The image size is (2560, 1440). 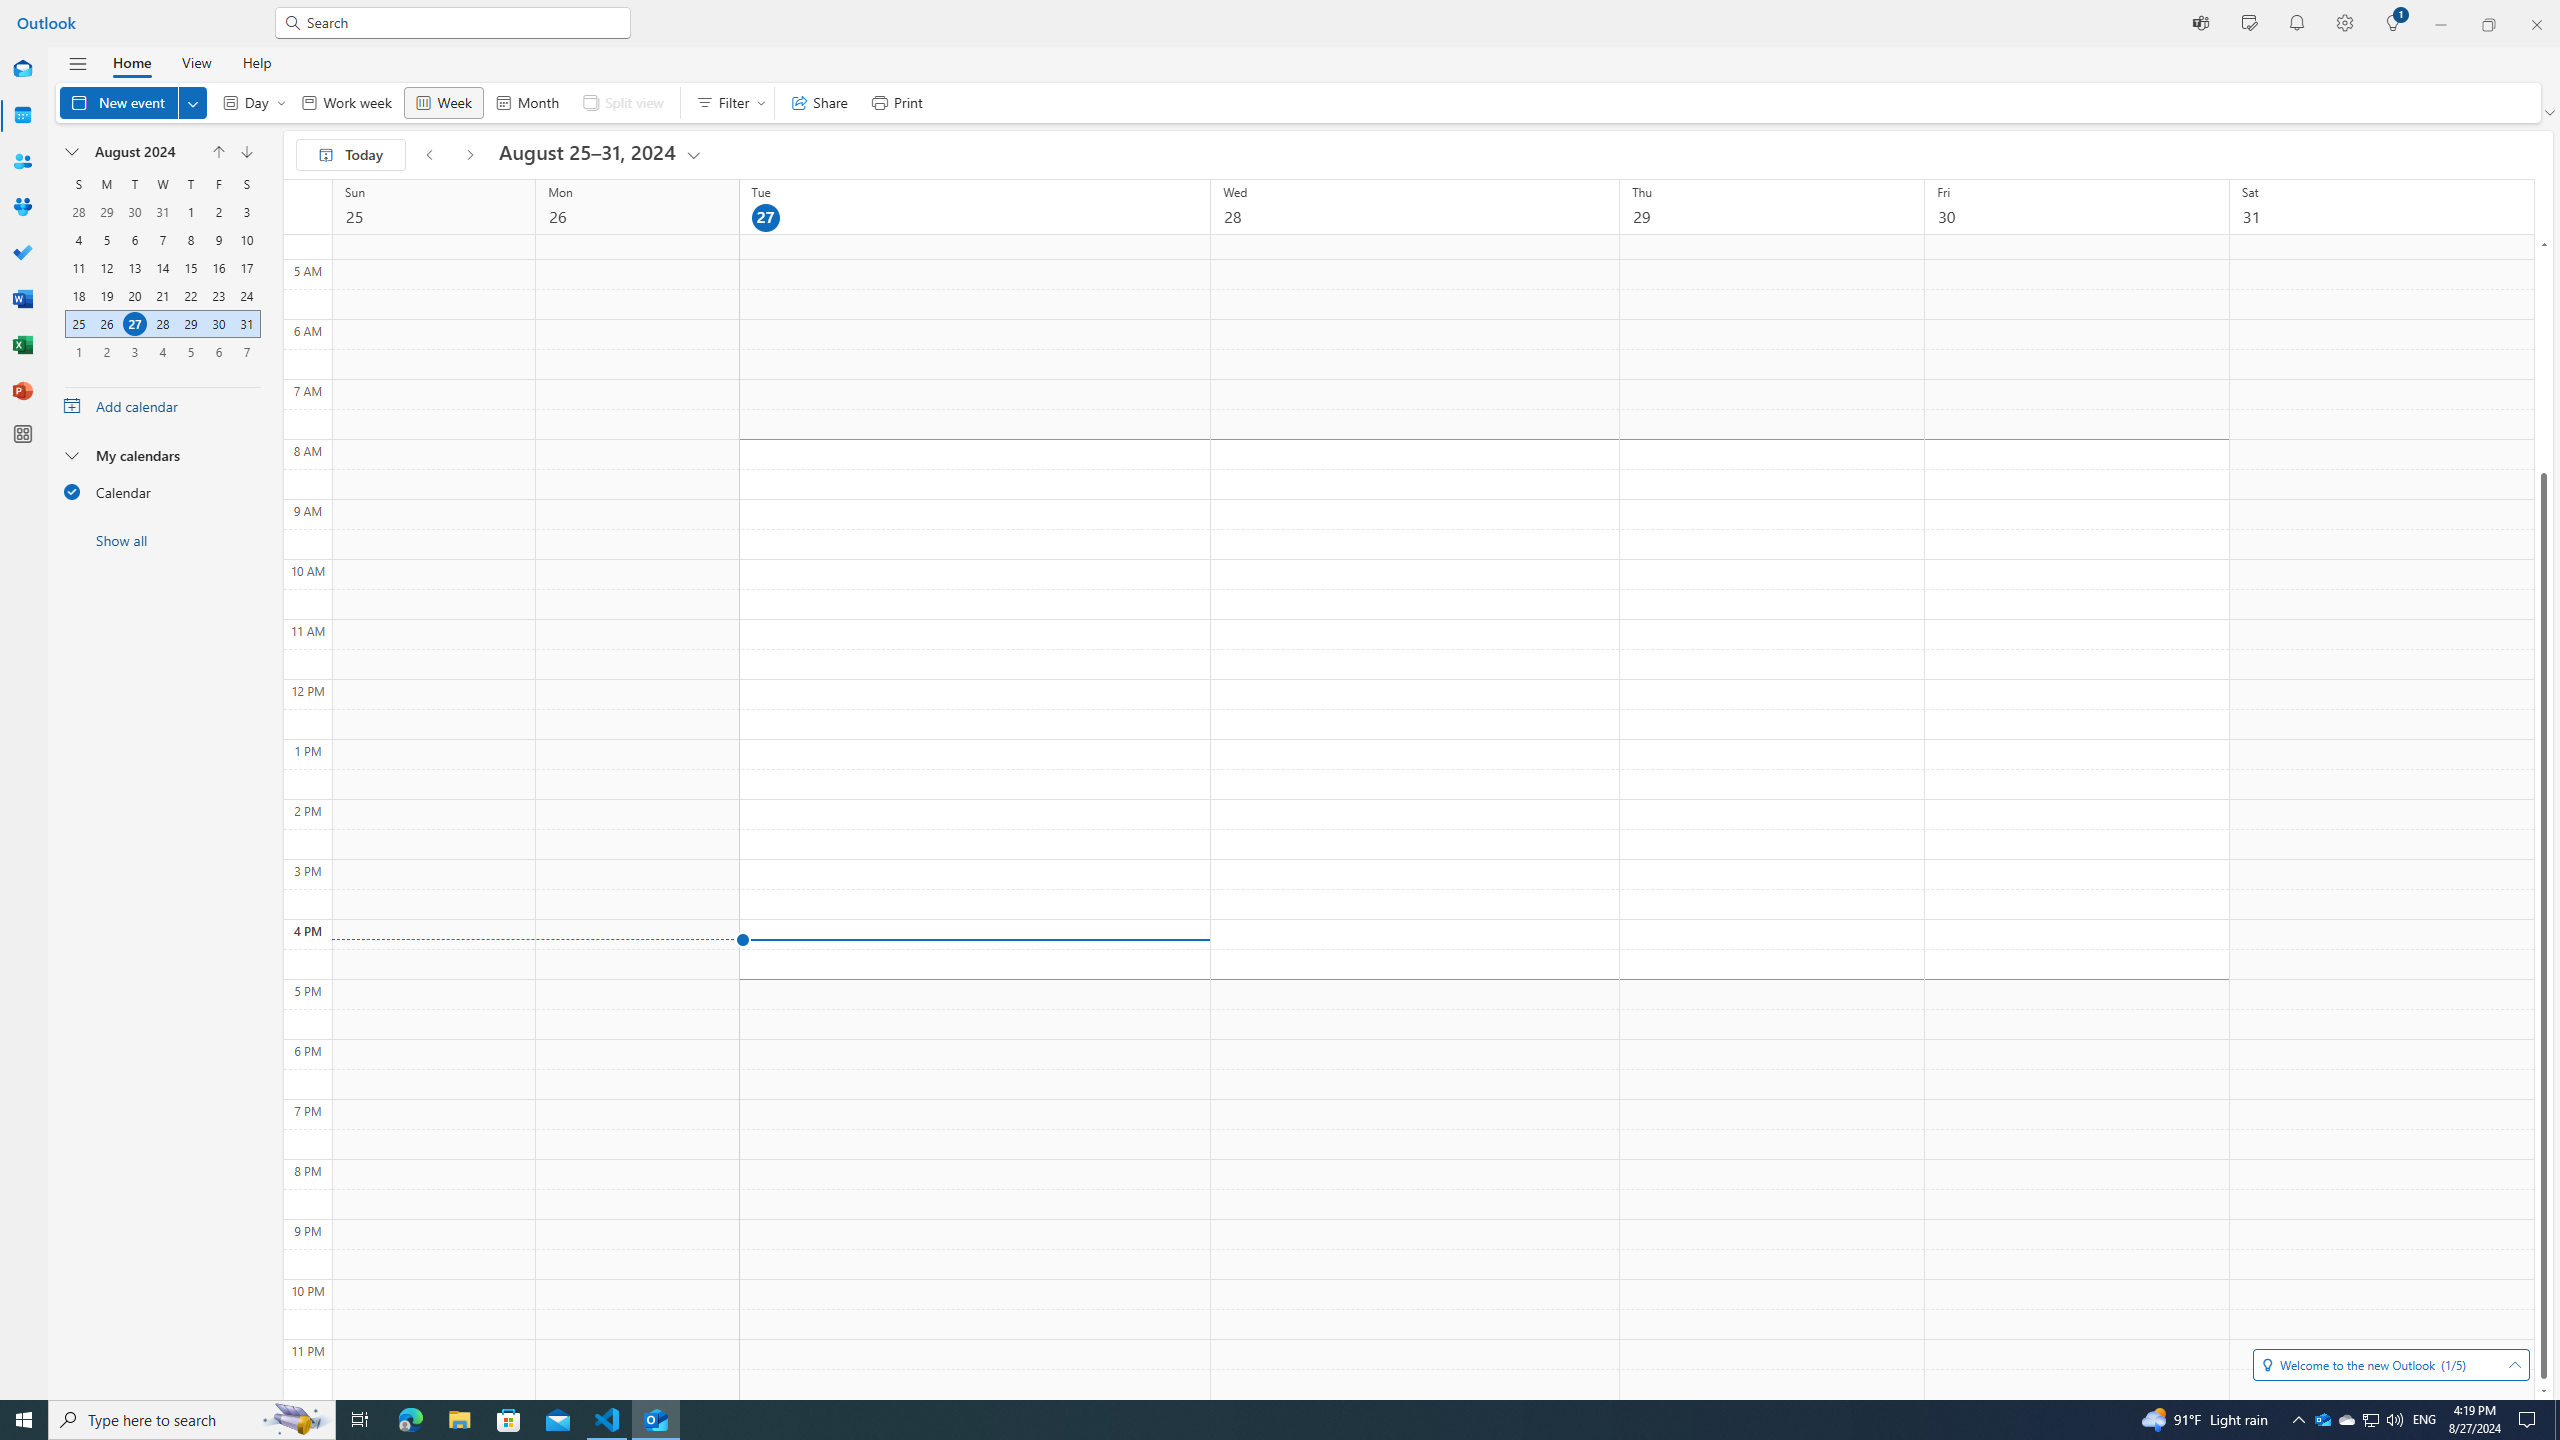 I want to click on '26, August, 2024', so click(x=105, y=323).